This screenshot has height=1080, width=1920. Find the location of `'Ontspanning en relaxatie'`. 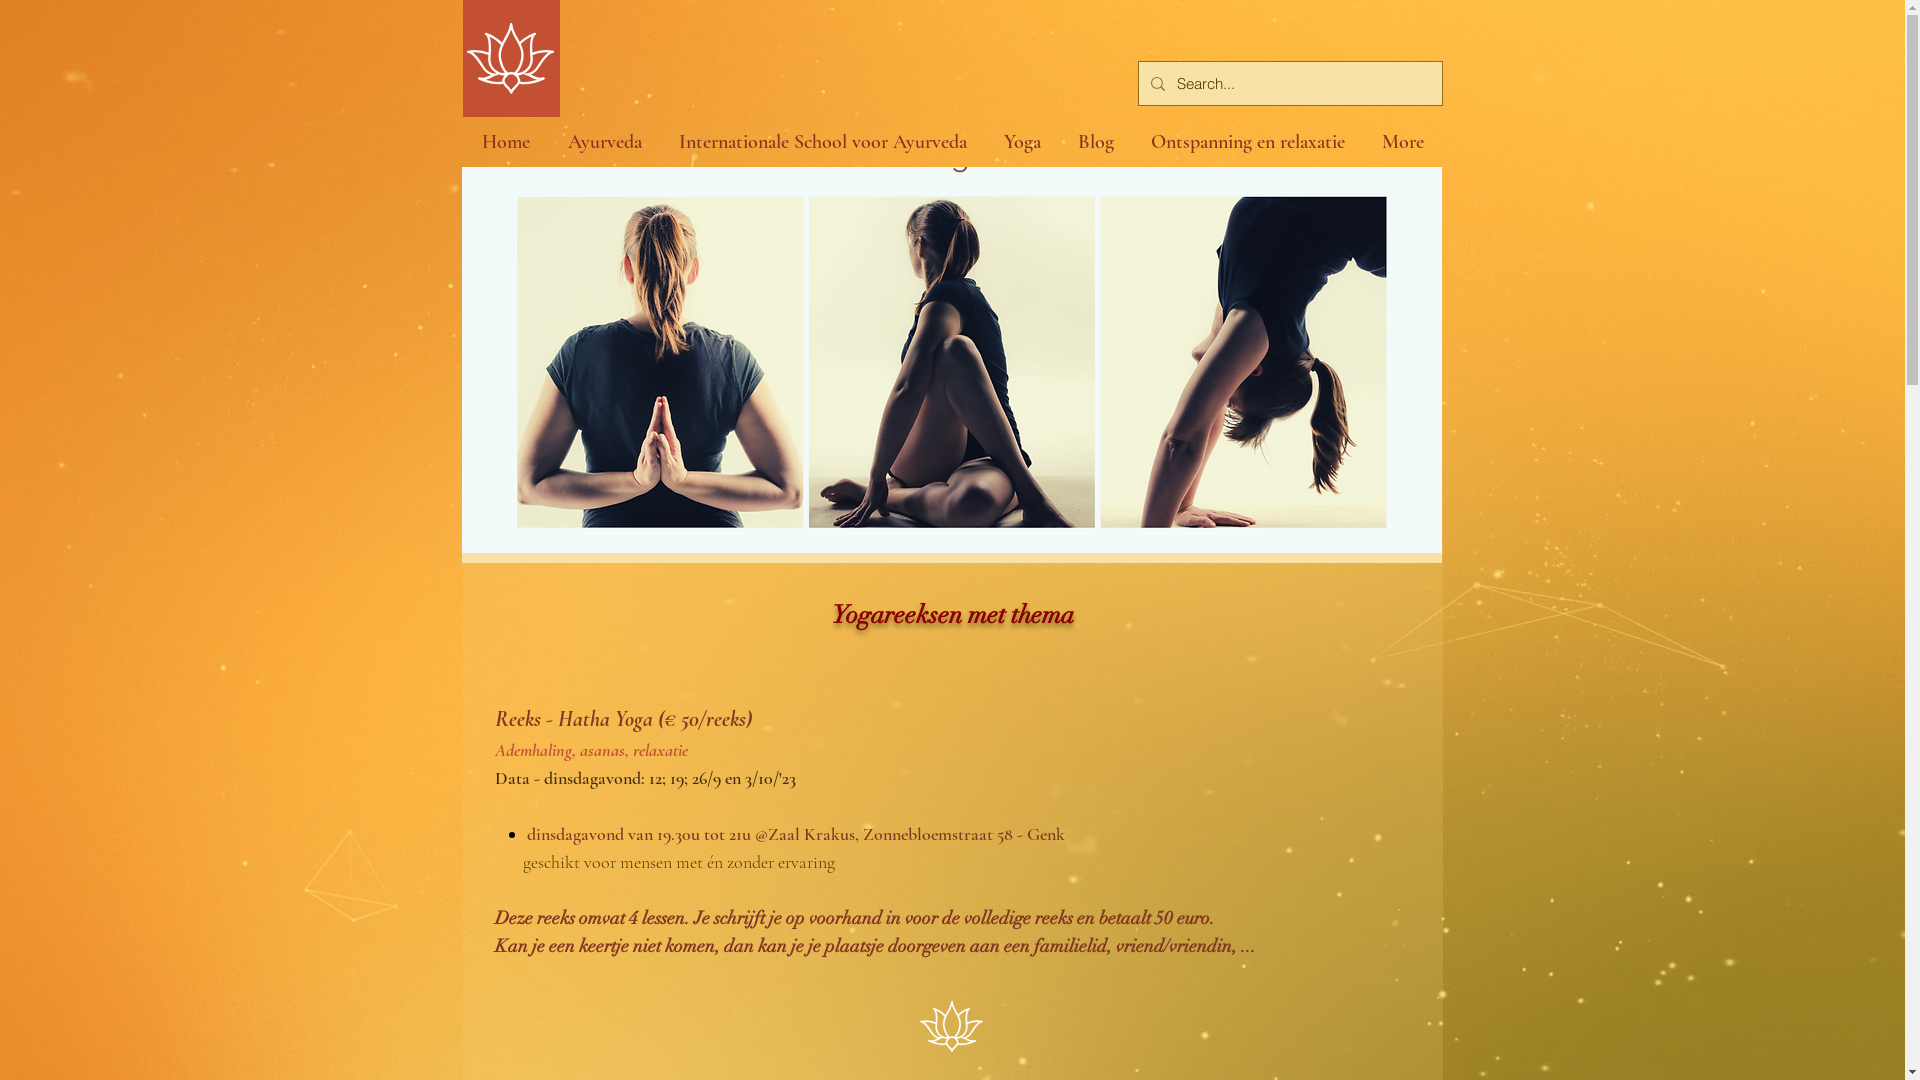

'Ontspanning en relaxatie' is located at coordinates (1132, 141).